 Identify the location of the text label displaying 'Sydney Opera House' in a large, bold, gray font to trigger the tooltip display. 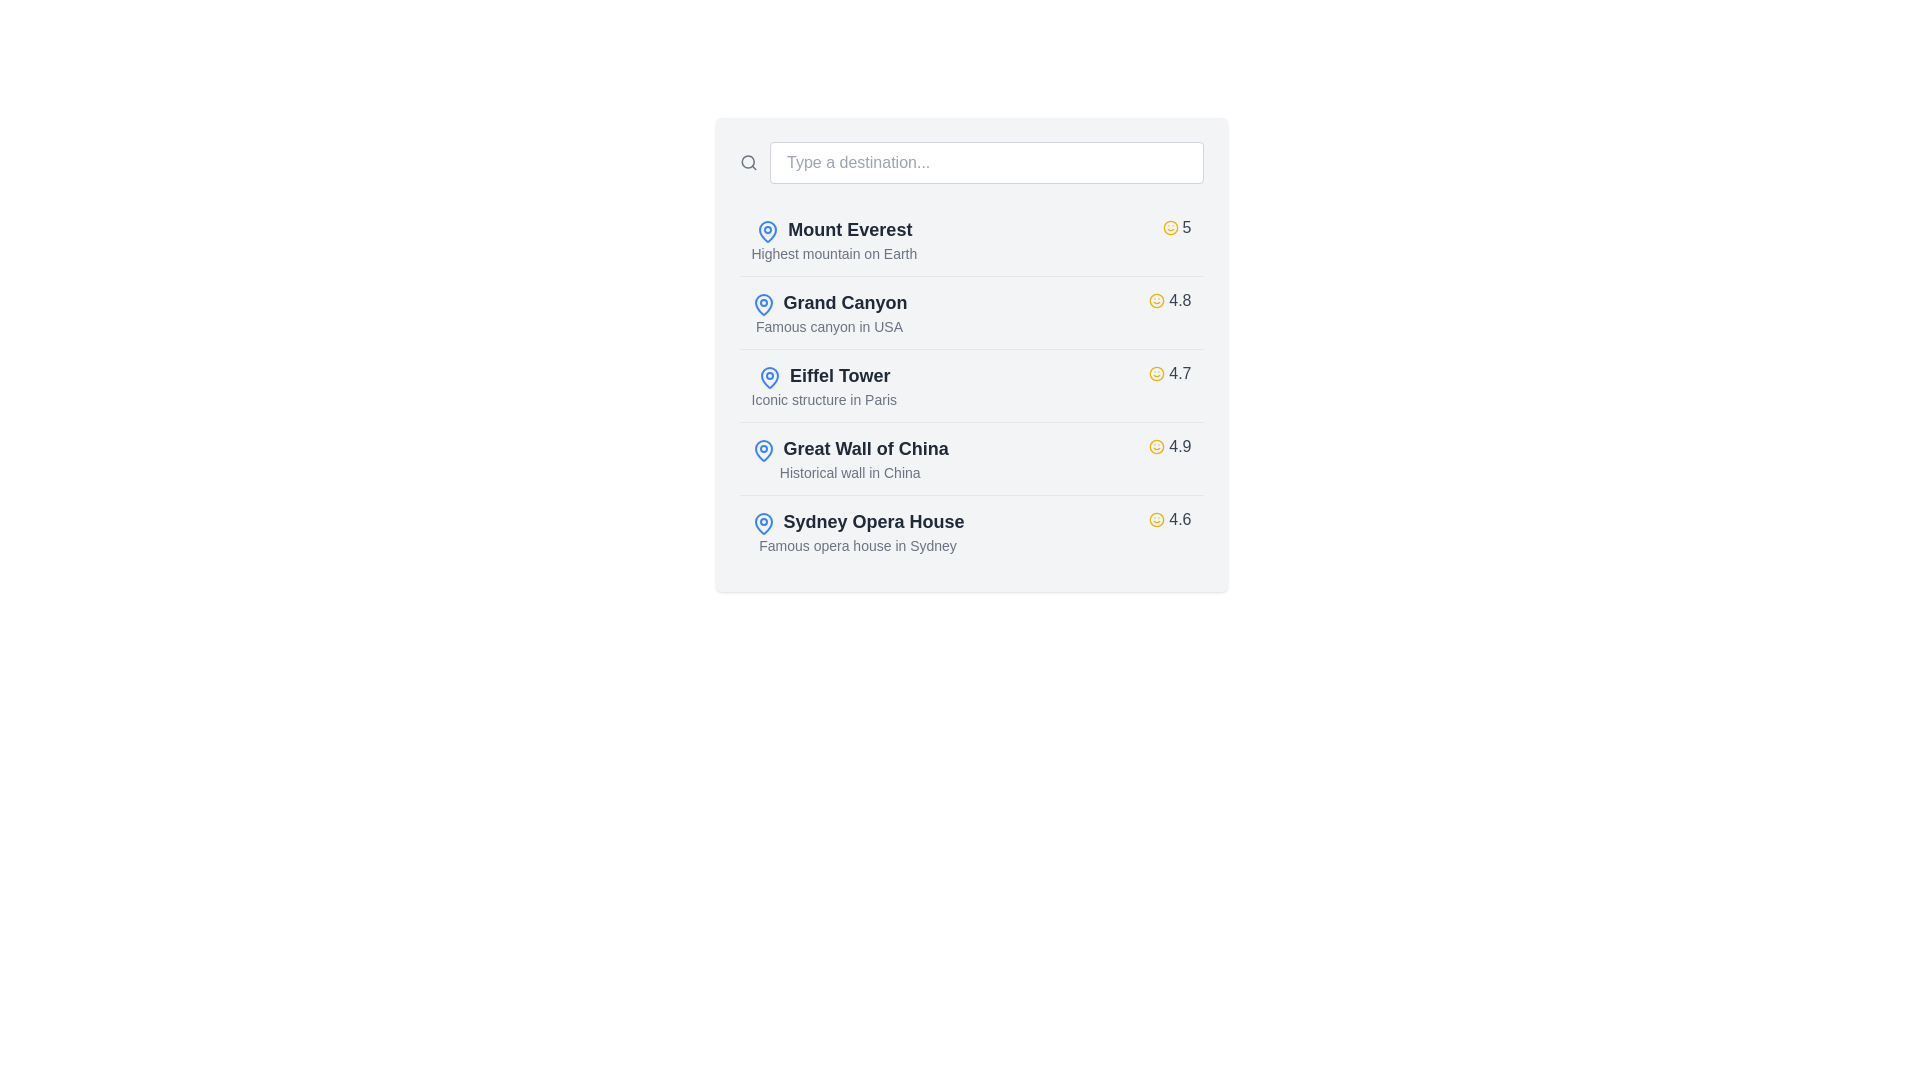
(873, 520).